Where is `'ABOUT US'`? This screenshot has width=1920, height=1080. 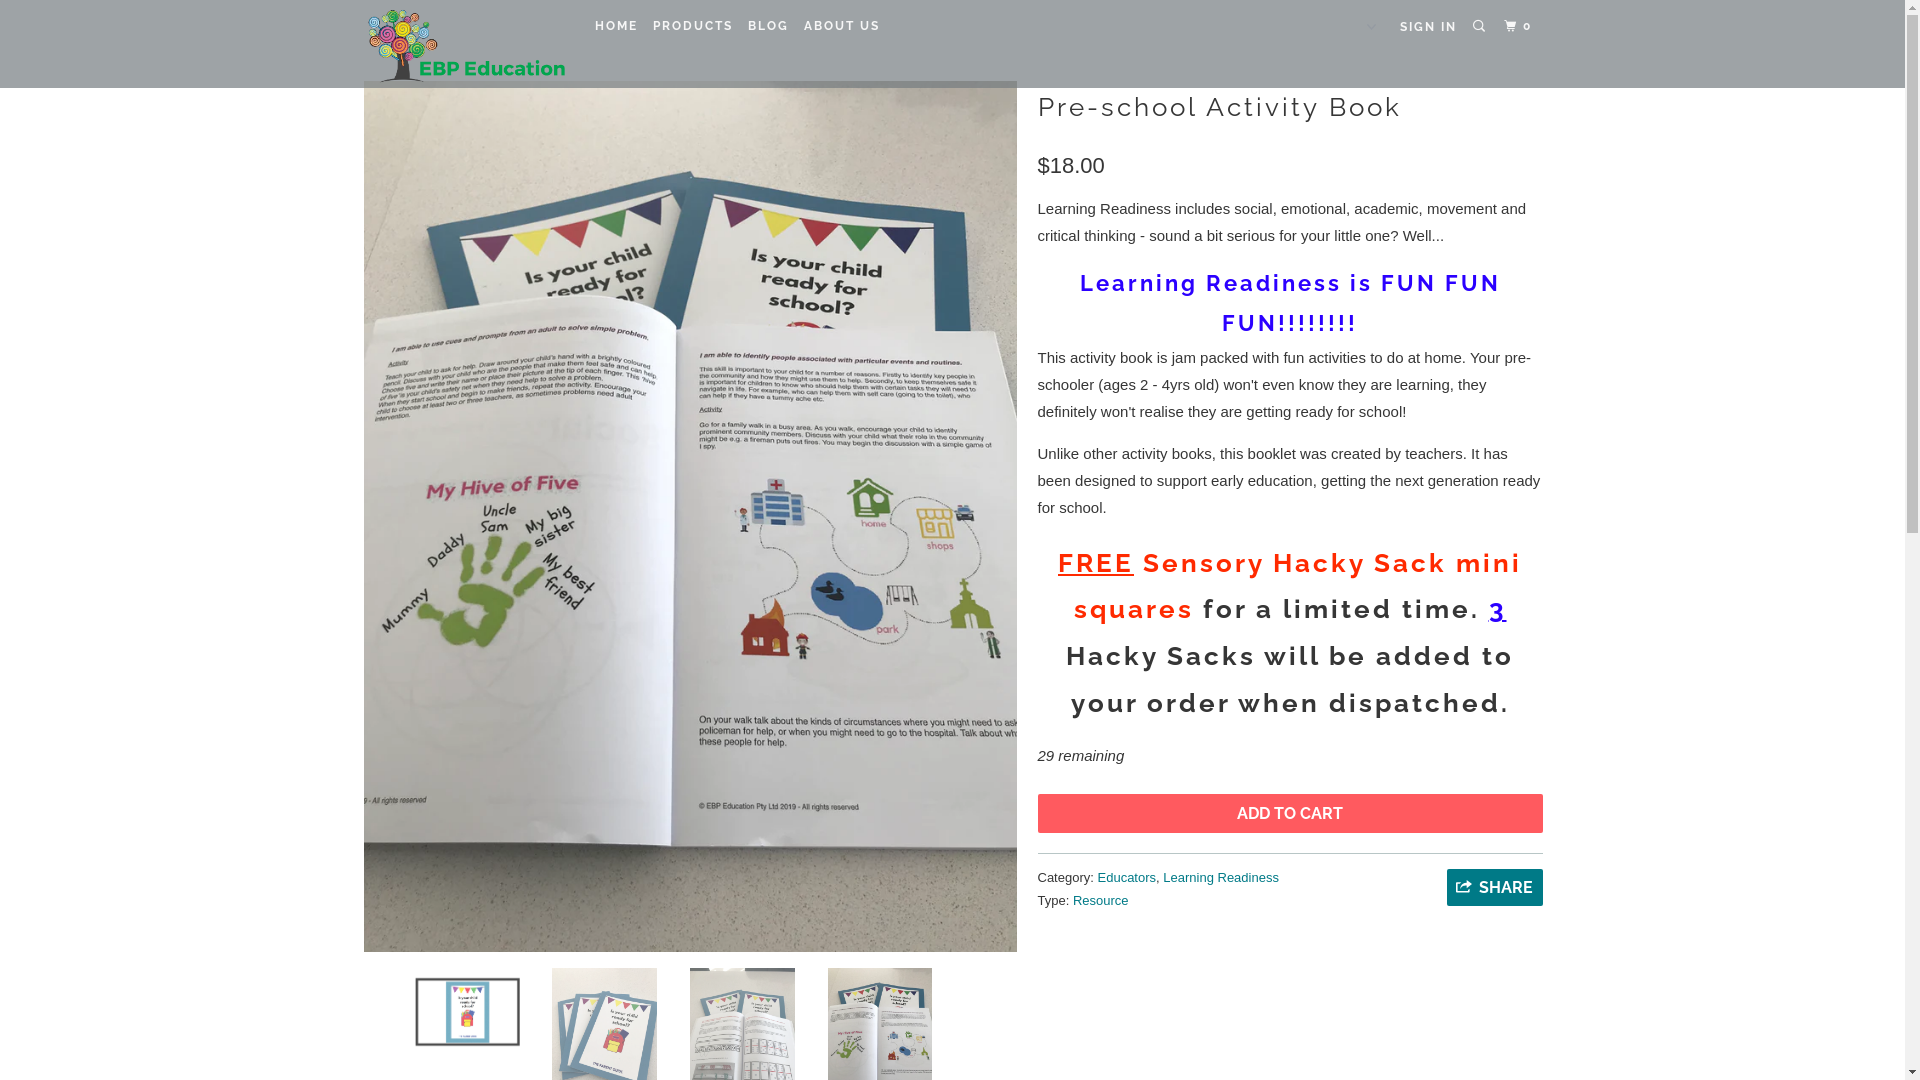 'ABOUT US' is located at coordinates (841, 26).